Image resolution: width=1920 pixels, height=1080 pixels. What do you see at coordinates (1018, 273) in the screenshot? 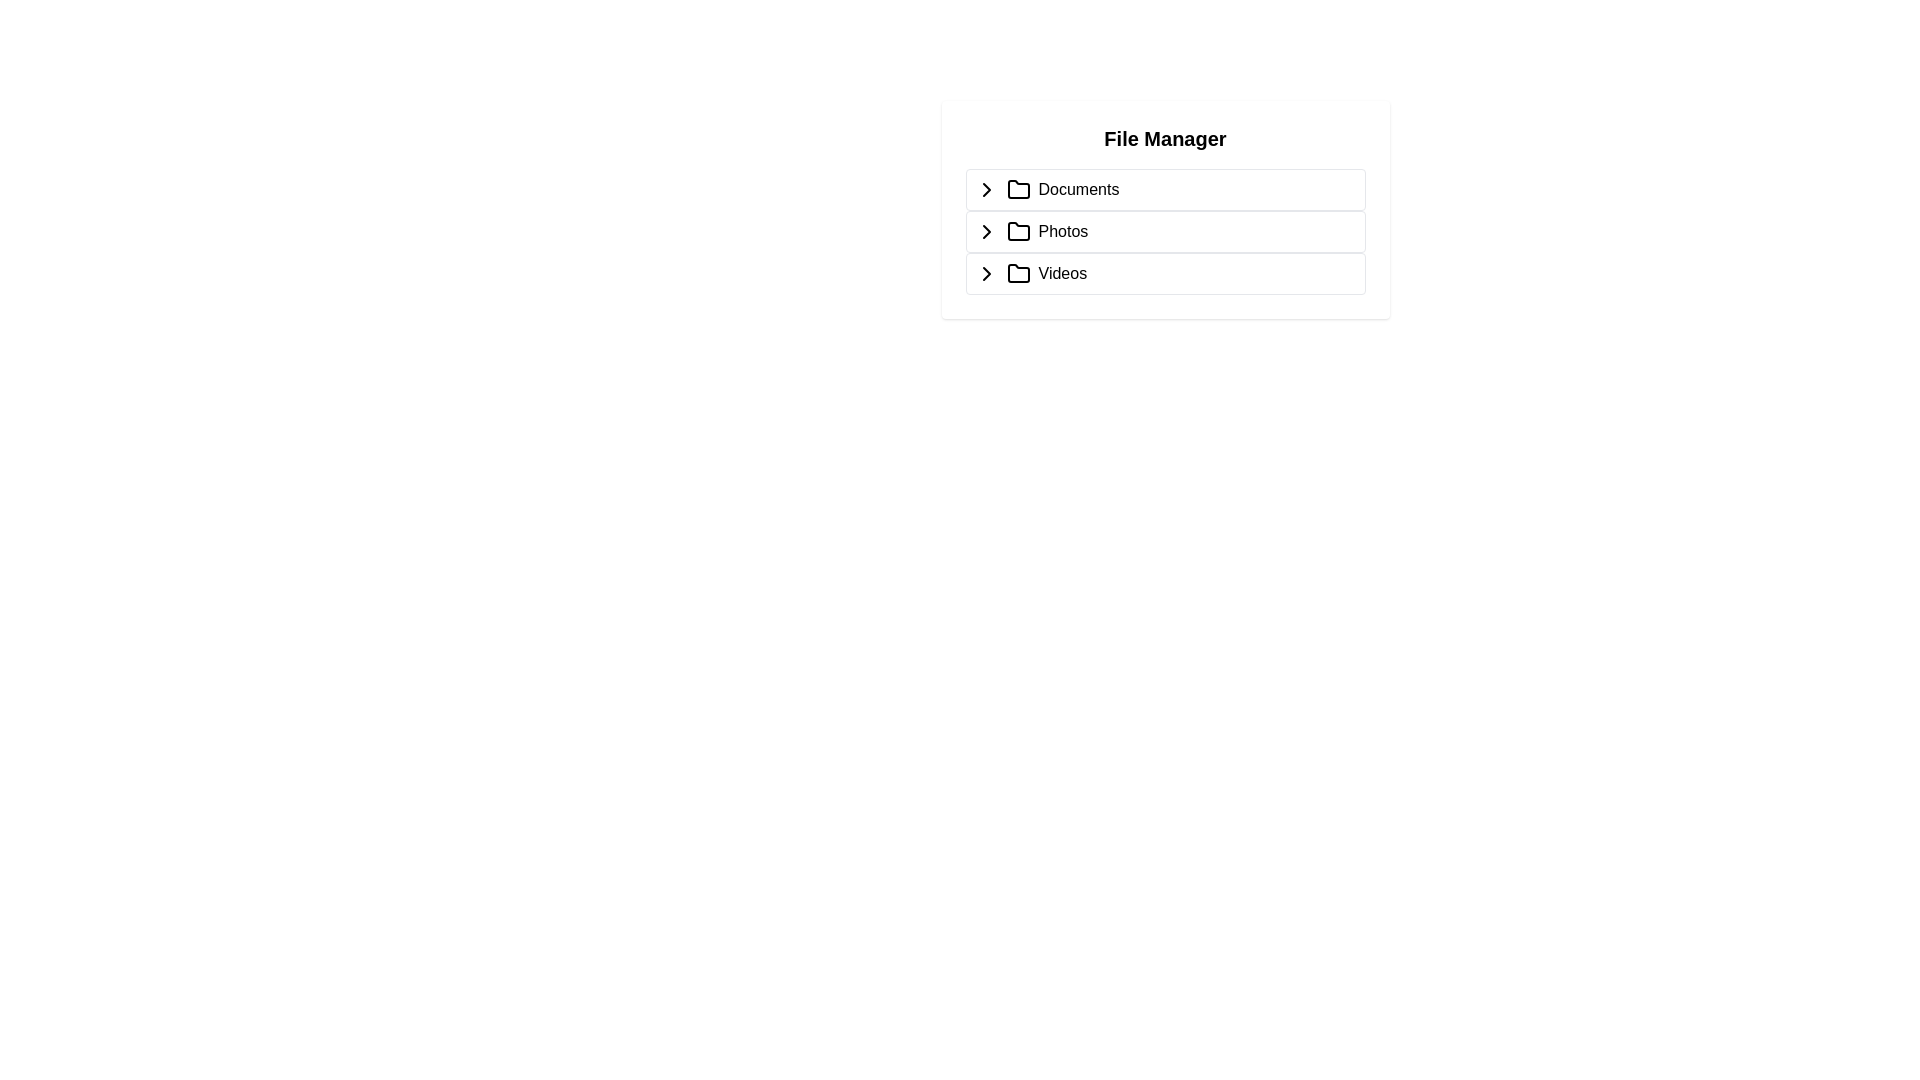
I see `the third folder icon in the vertical stack, located to the left of the 'Videos' text label` at bounding box center [1018, 273].